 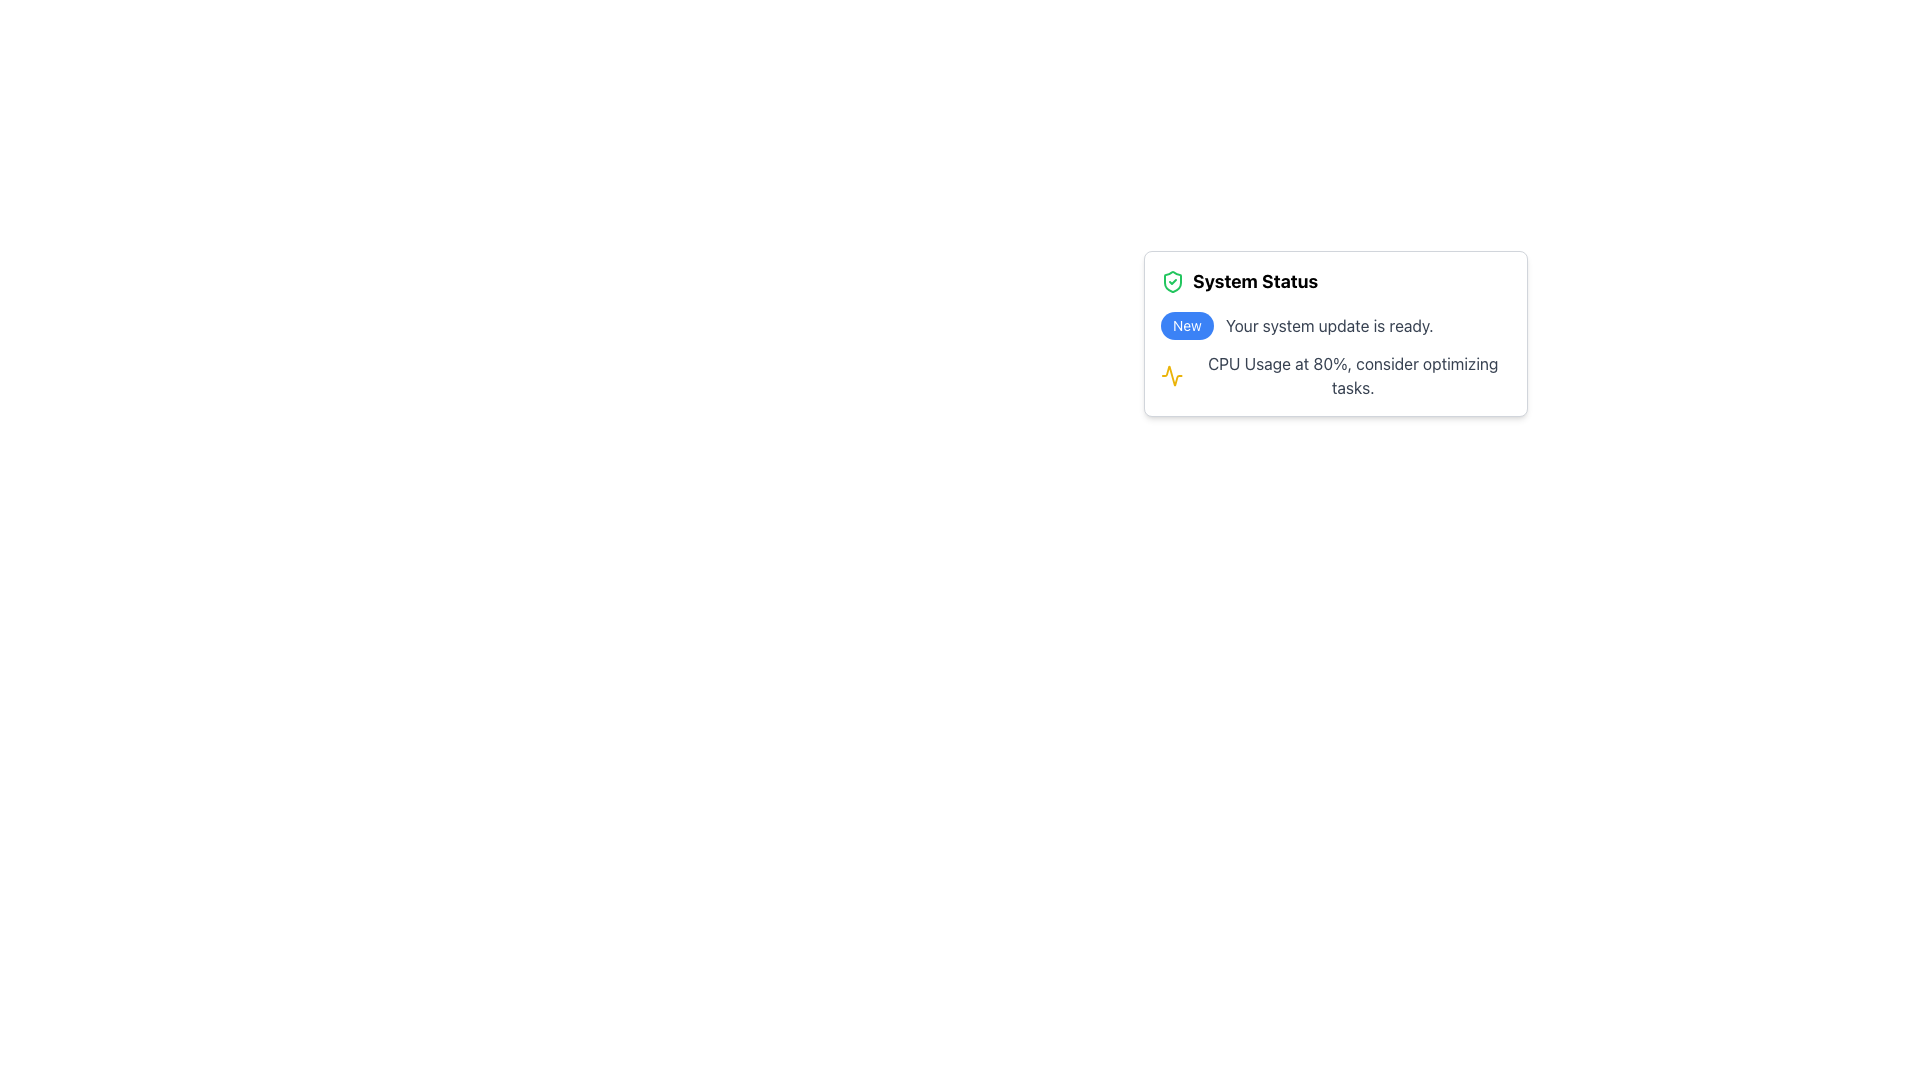 What do you see at coordinates (1187, 325) in the screenshot?
I see `the informational badge indicating new or recently updated information located to the left of the text 'Your system update is ready.'` at bounding box center [1187, 325].